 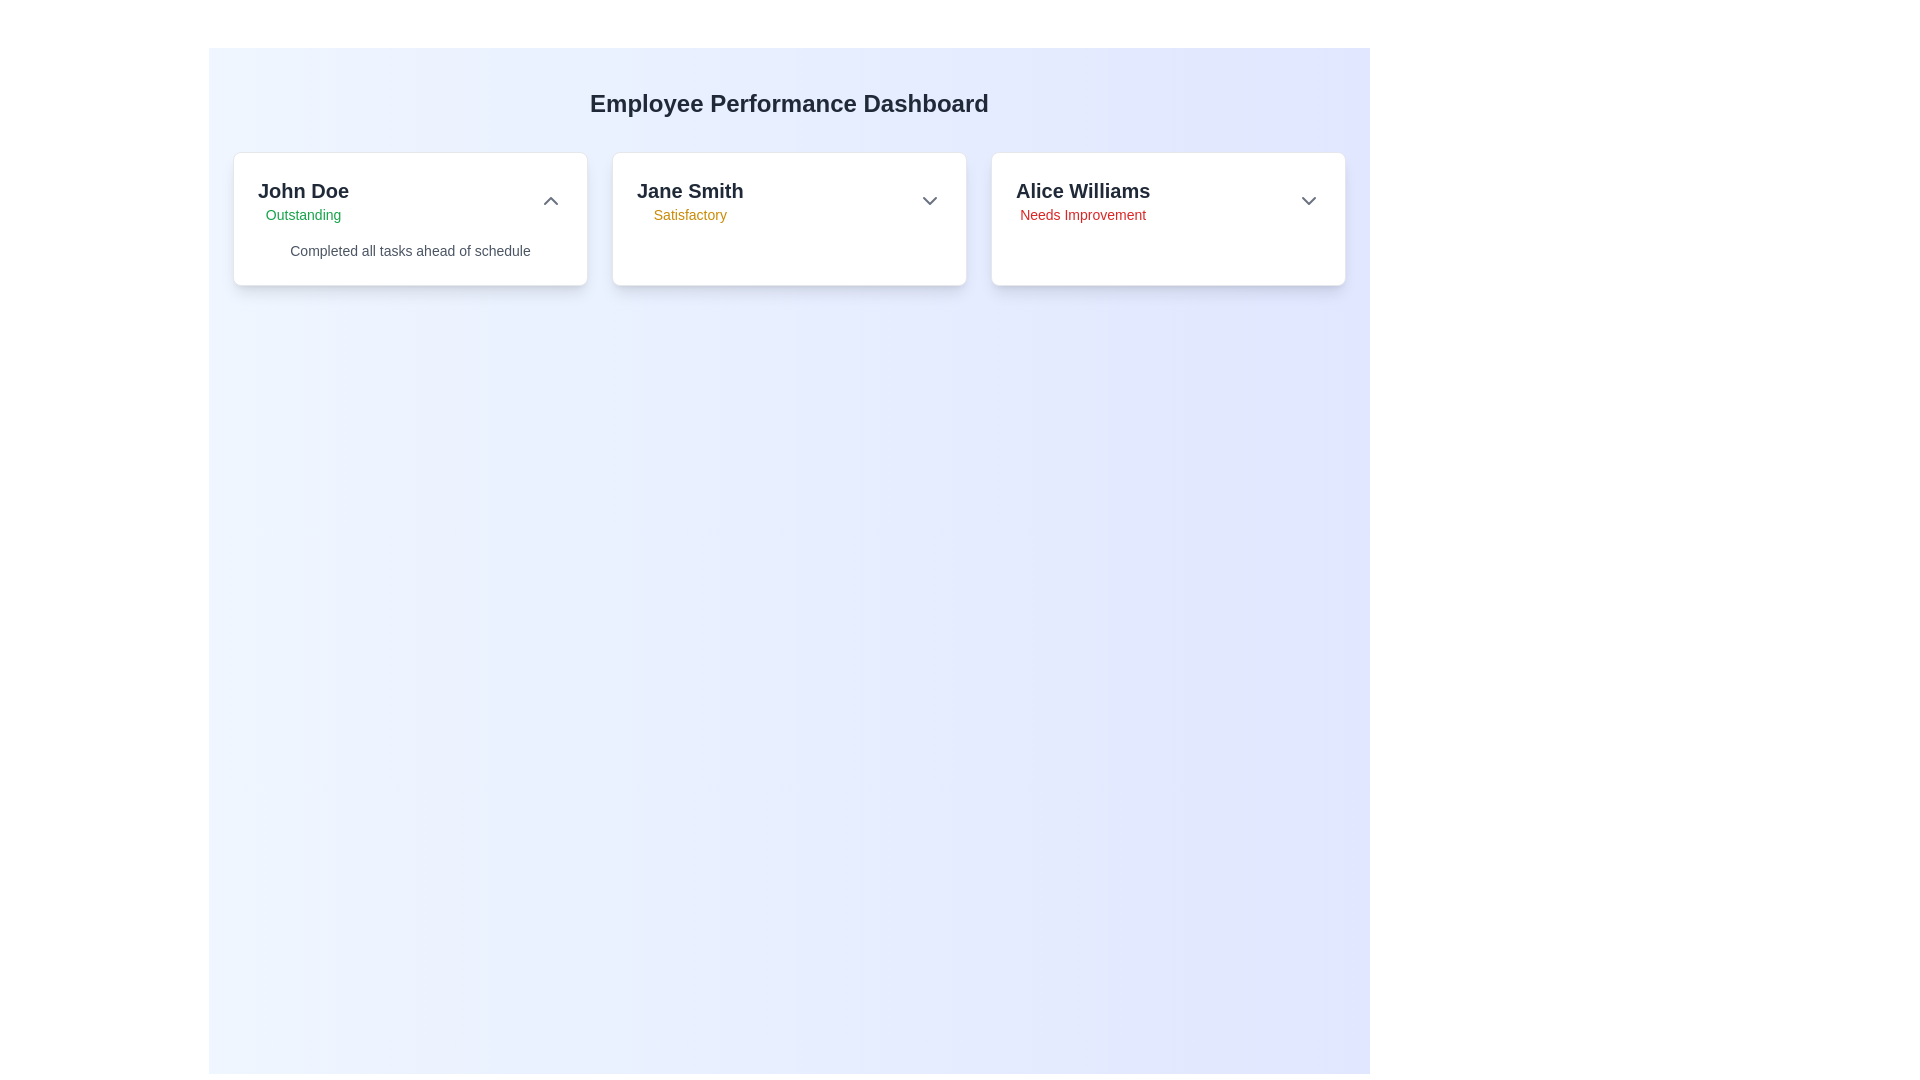 I want to click on the title text label indicating the name of an individual, located above the text 'Satisfactory' in the second card of a grid layout, so click(x=690, y=191).